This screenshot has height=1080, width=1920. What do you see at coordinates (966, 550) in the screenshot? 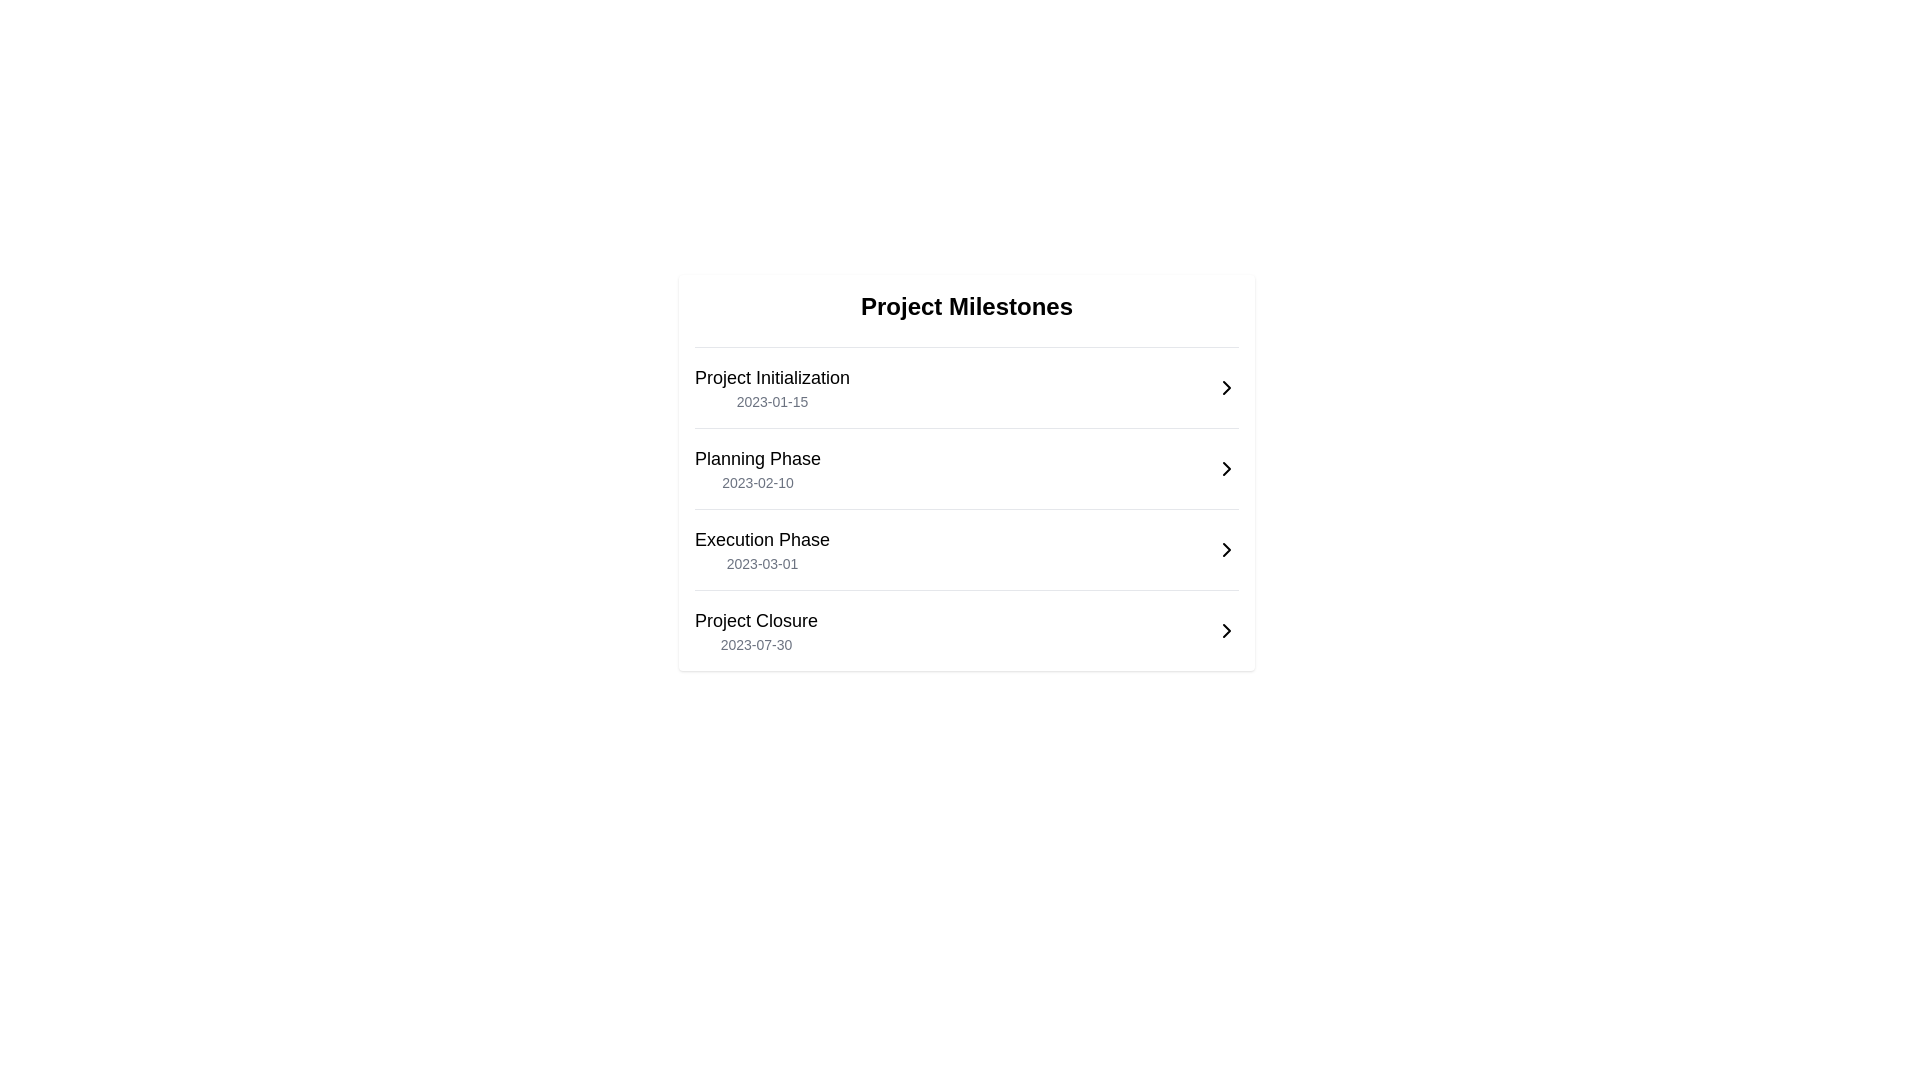
I see `the clickable list item labeled 'Execution Phase' with the associated date '2023-03-01'` at bounding box center [966, 550].